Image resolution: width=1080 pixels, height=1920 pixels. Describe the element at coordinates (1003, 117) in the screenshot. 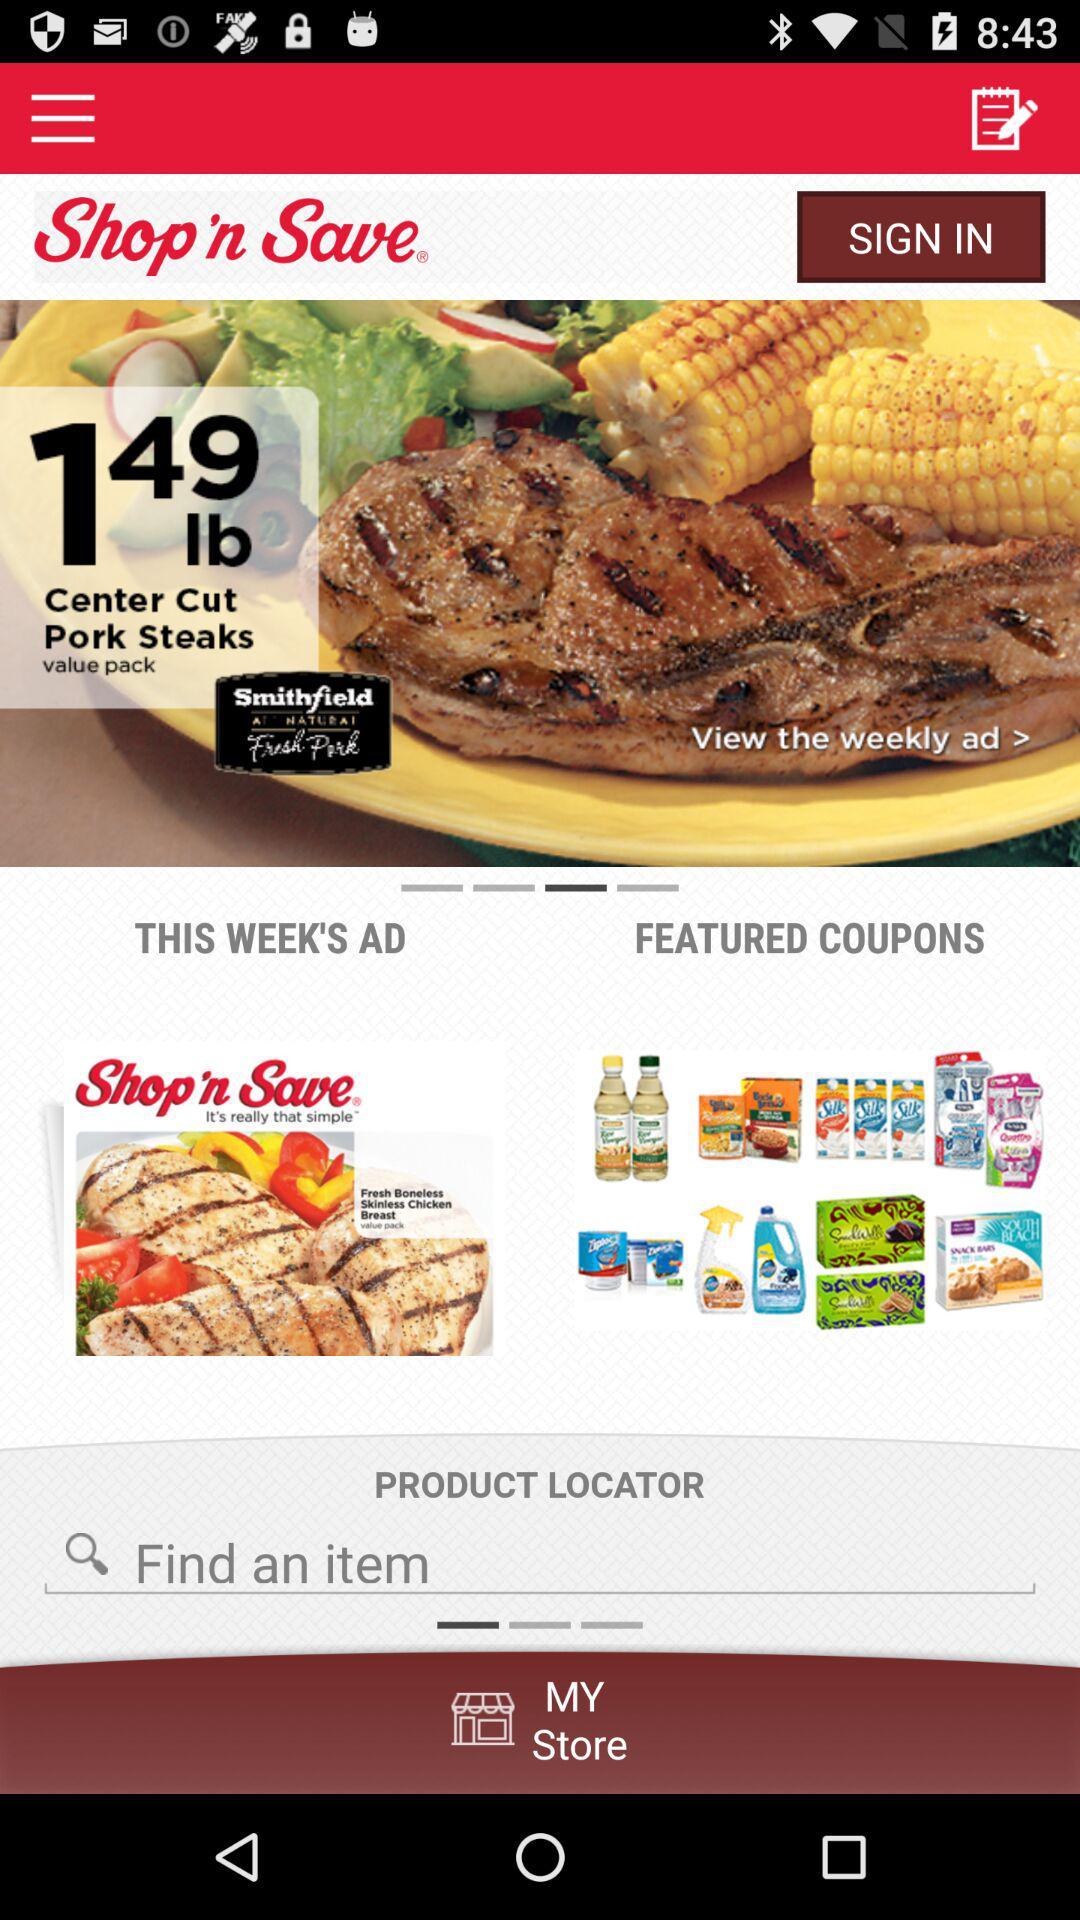

I see `notepad` at that location.